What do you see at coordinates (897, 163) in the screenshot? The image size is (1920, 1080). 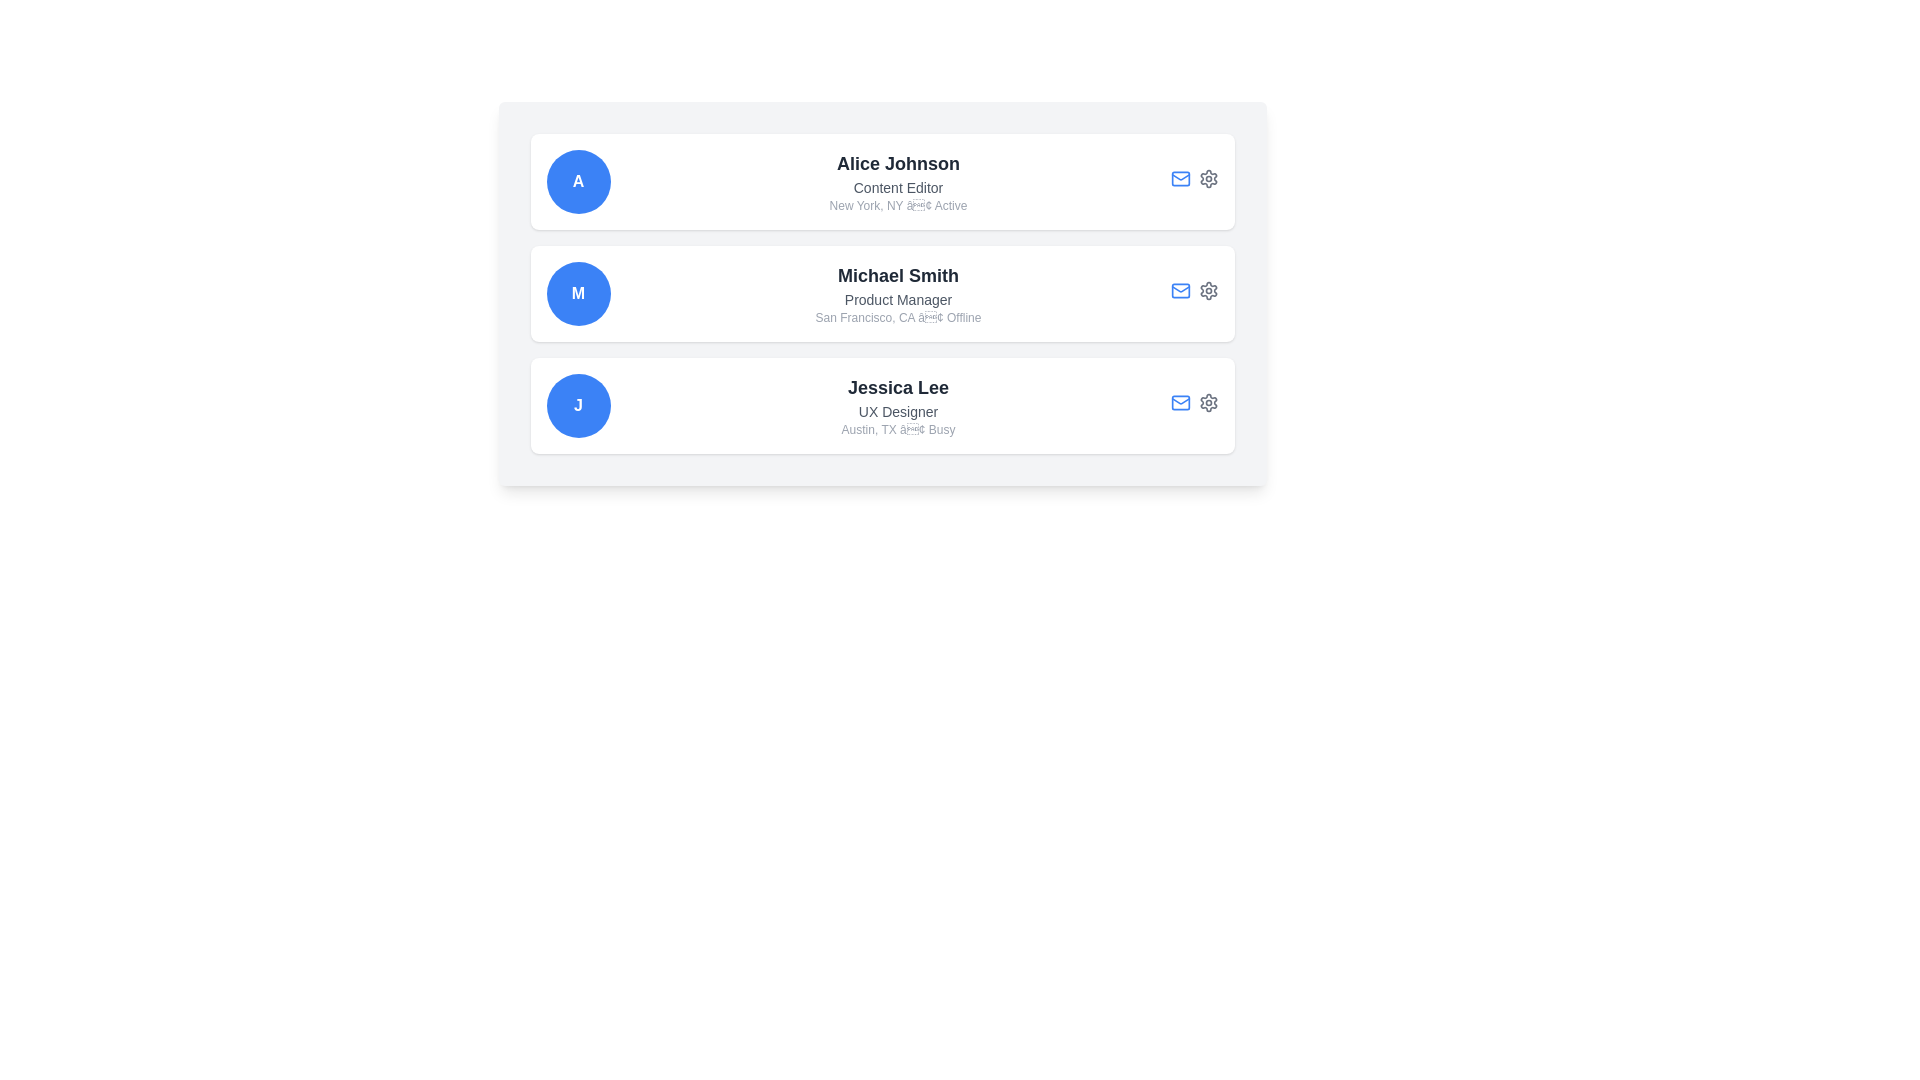 I see `the static text label displaying 'Alice Johnson' in bold, which serves as the main title within its section` at bounding box center [897, 163].